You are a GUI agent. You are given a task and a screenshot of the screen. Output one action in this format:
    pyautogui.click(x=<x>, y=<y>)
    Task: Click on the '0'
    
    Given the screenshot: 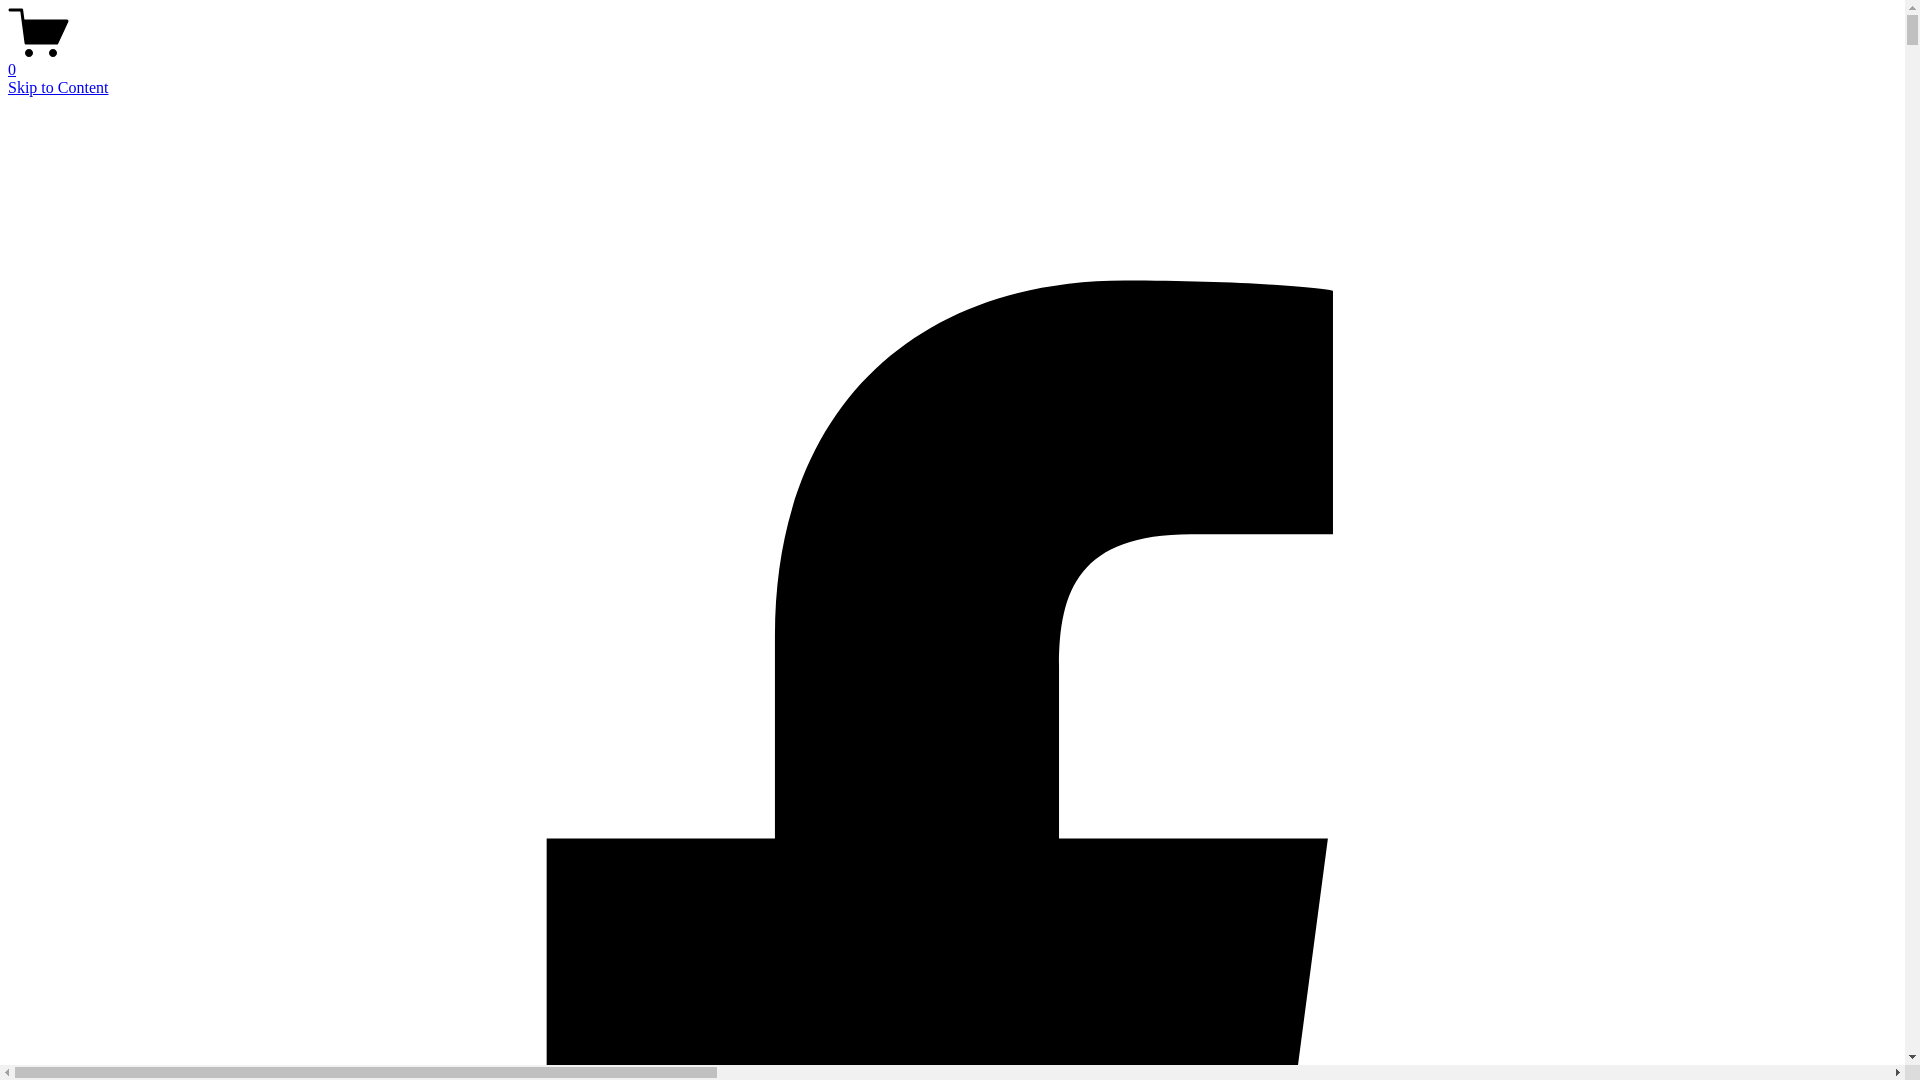 What is the action you would take?
    pyautogui.click(x=8, y=60)
    